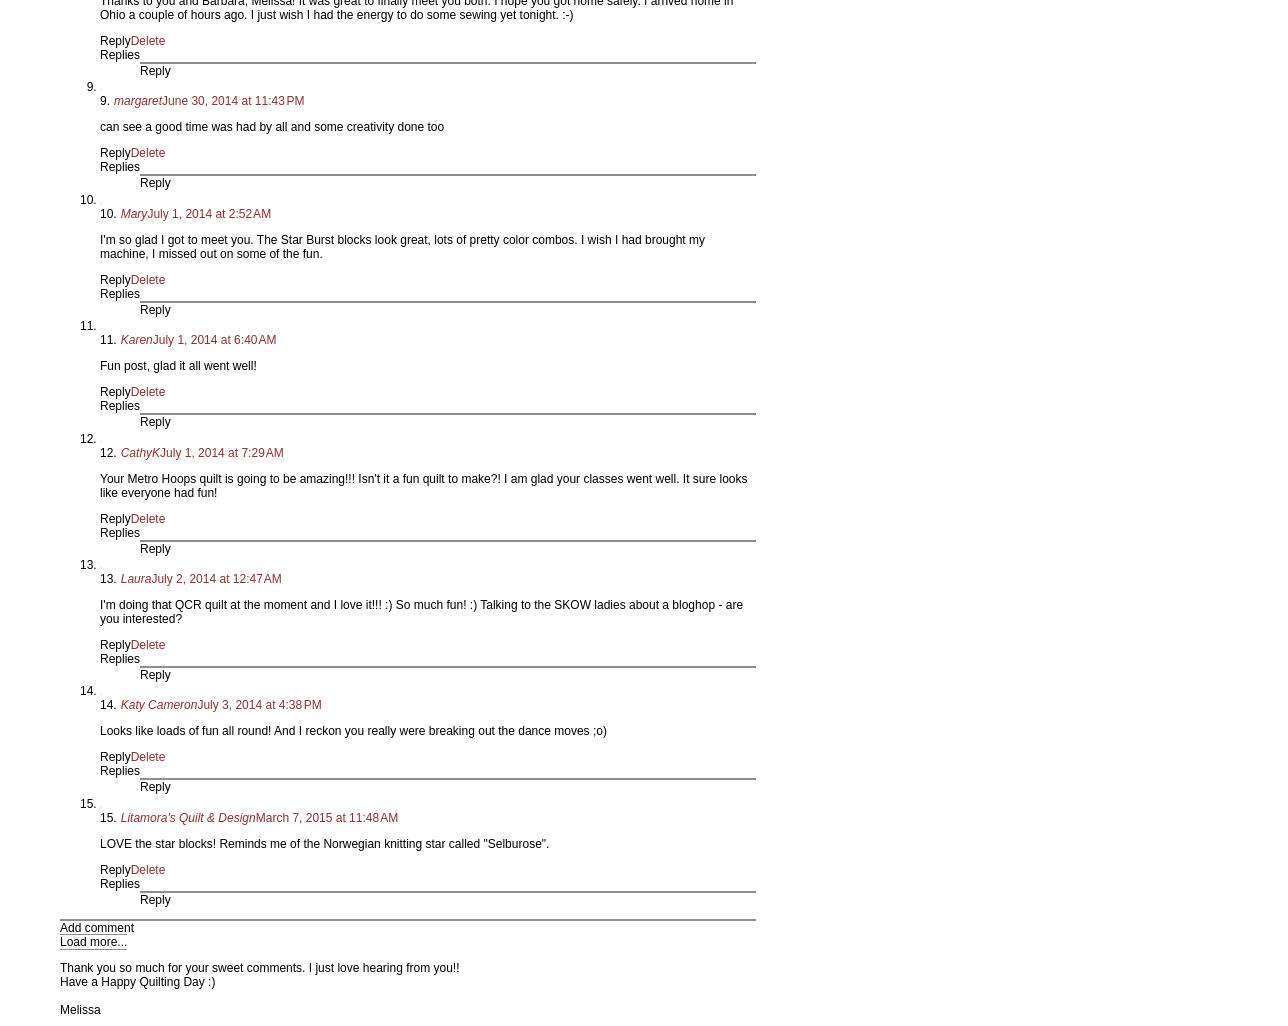 The image size is (1288, 1026). I want to click on 'Karen', so click(136, 340).